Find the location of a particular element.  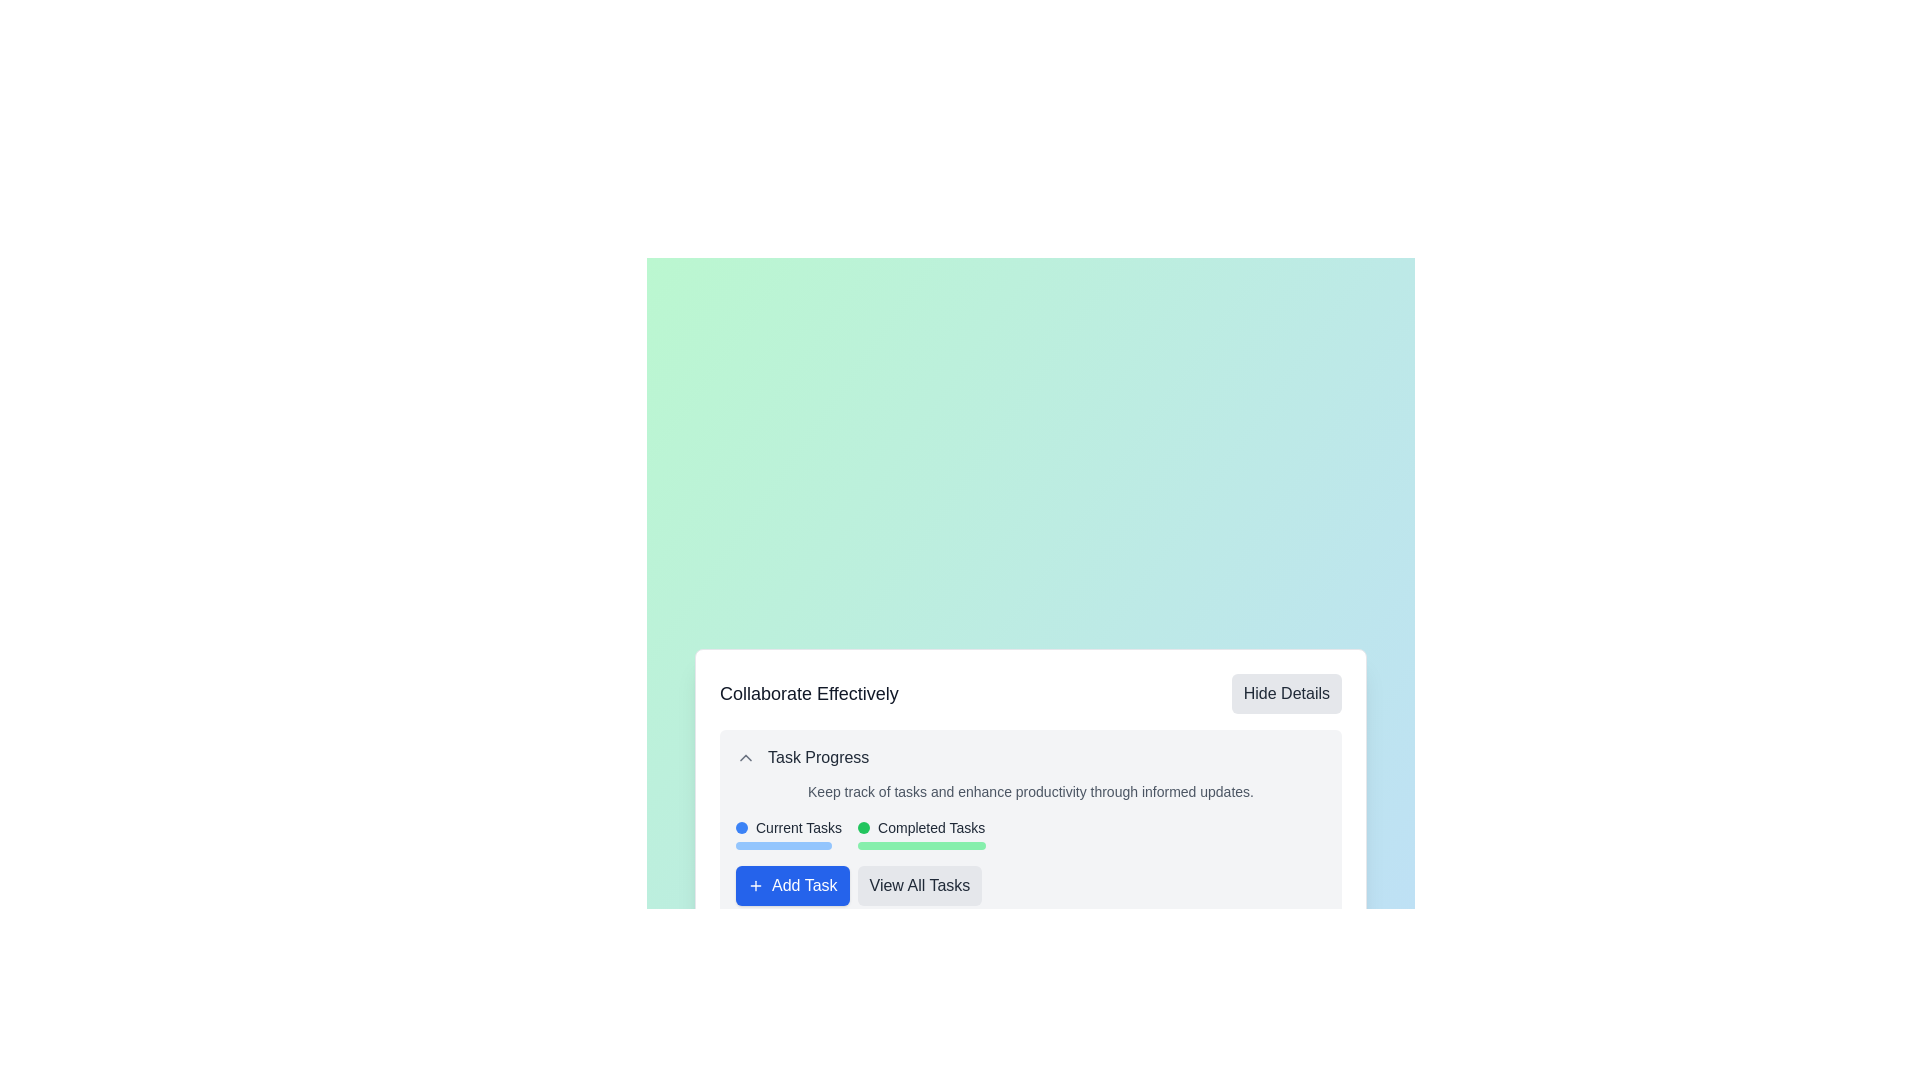

the static text block that provides descriptive context for the 'Task Progress' section, located beneath the 'Task Progress' header is located at coordinates (1031, 790).